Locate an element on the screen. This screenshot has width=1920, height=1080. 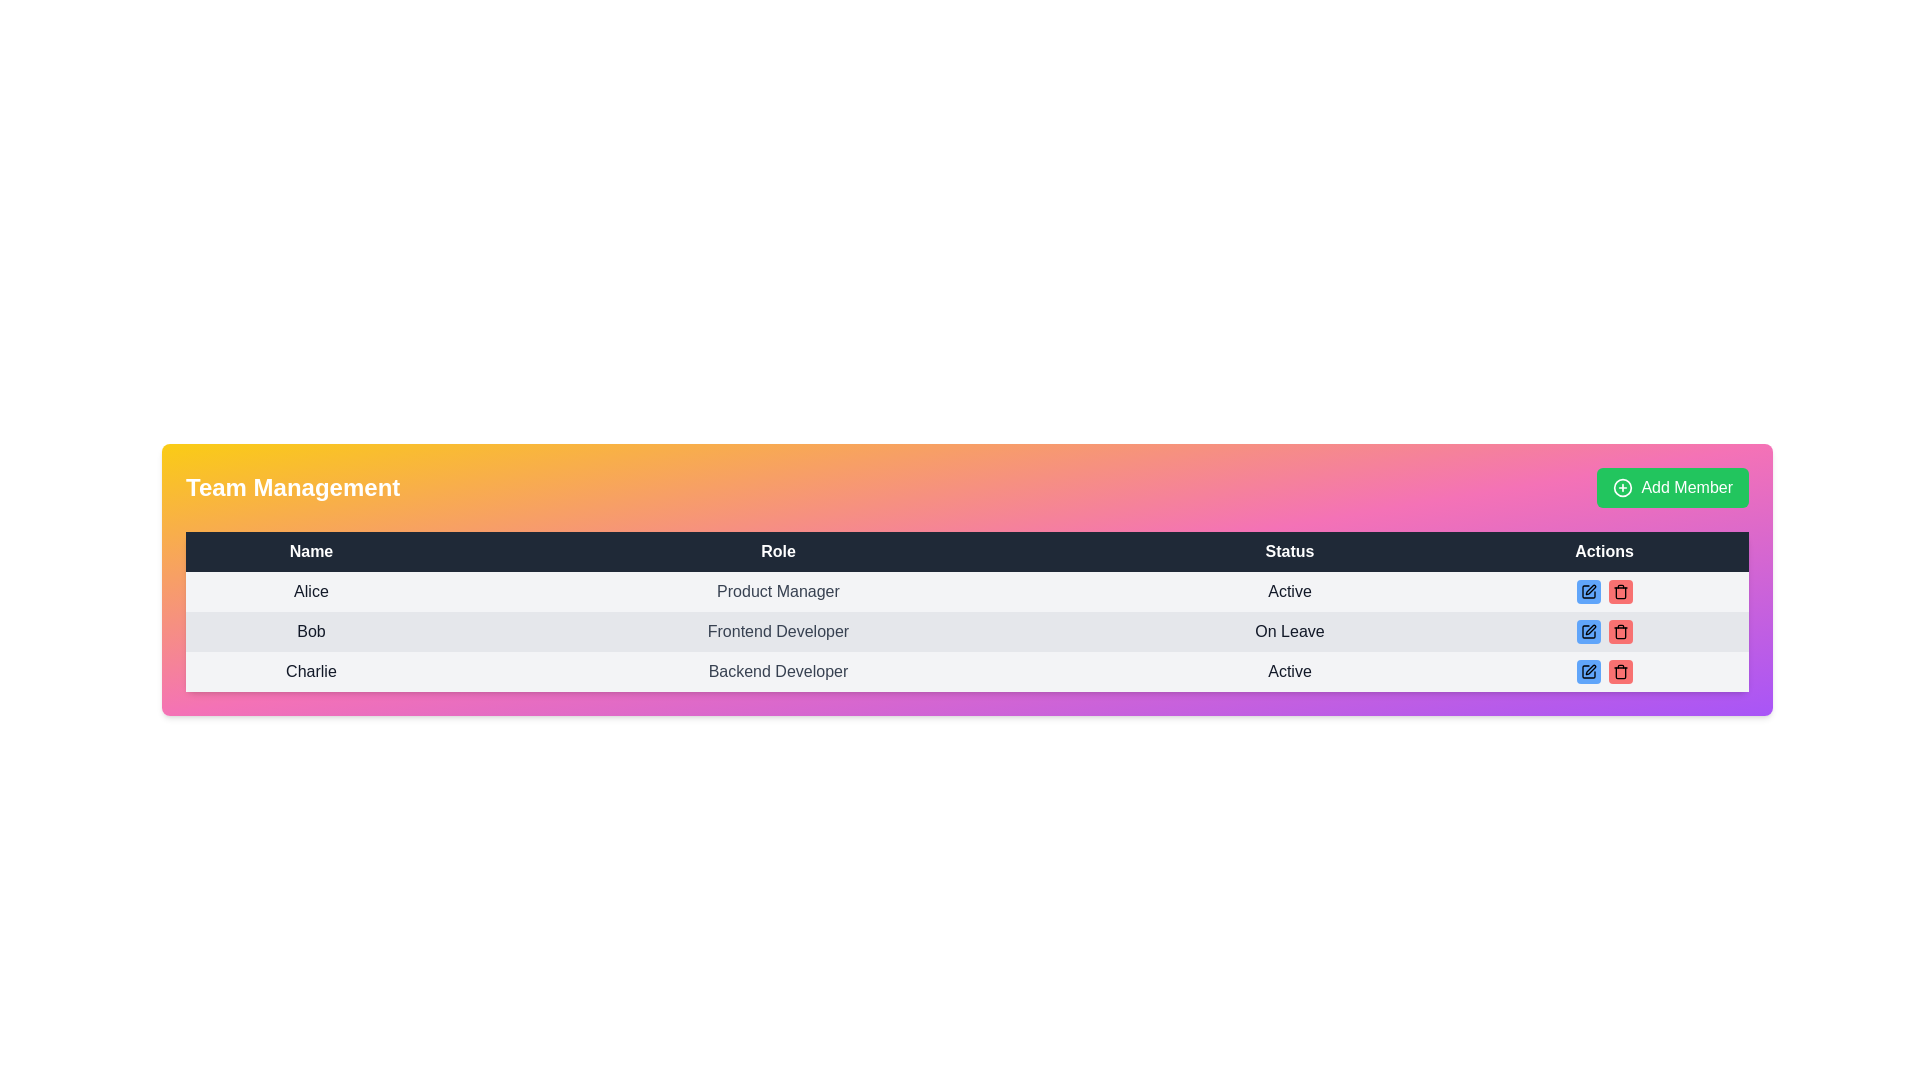
the edit button with a blue background and a pen icon located in the 'Actions' column for the entry corresponding to 'Charlie' is located at coordinates (1587, 671).